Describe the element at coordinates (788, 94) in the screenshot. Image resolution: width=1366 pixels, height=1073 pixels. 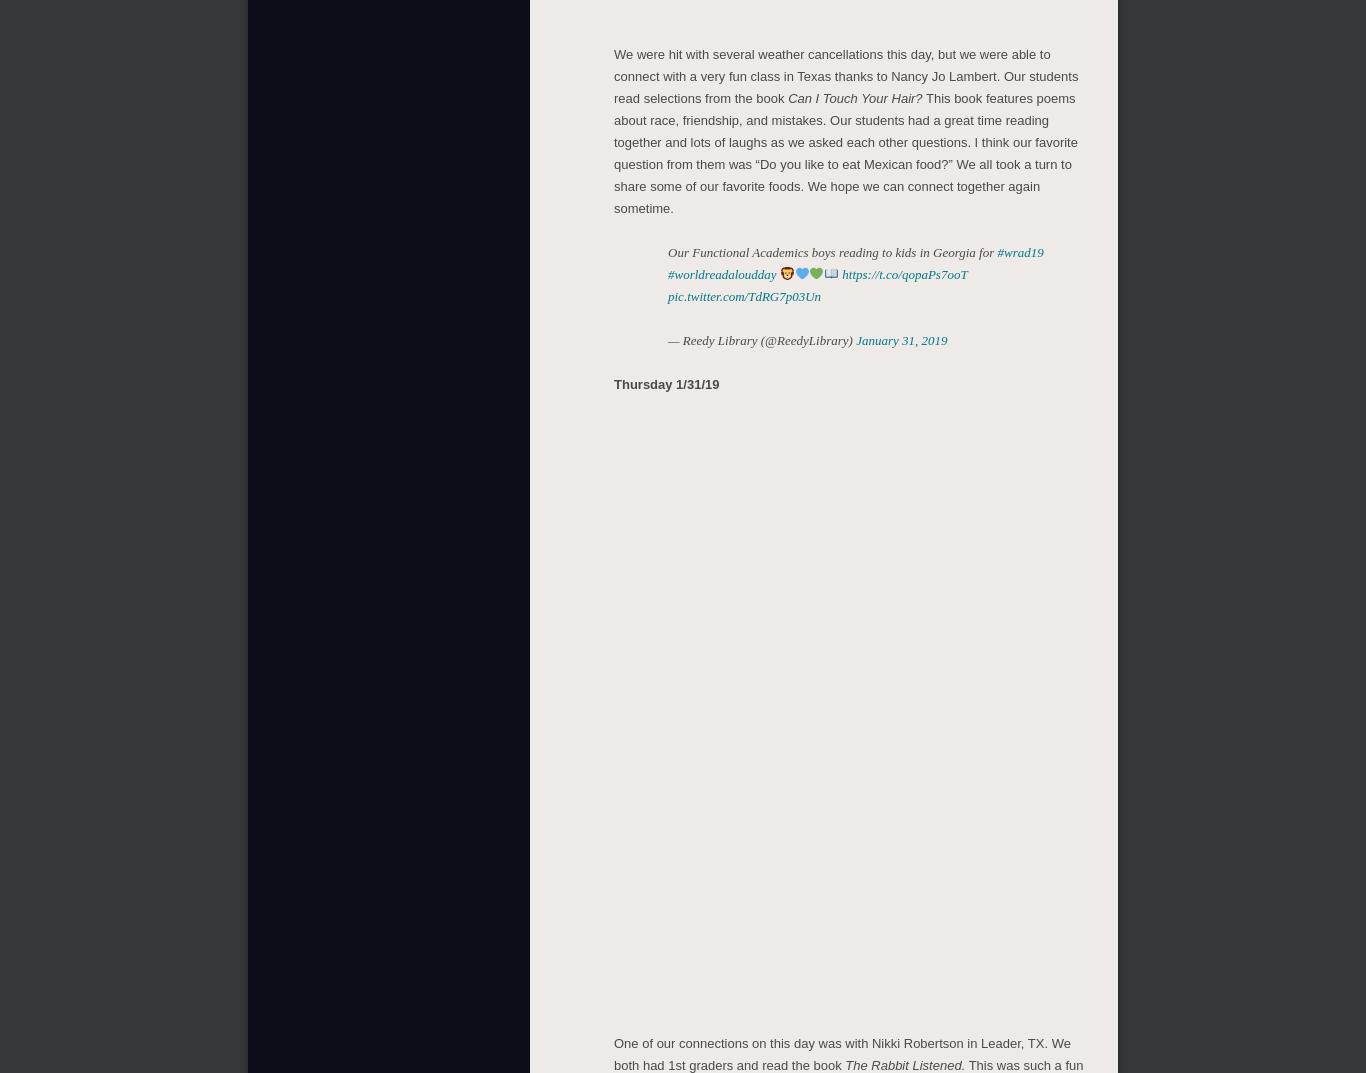
I see `'Can I Touch Your Hair?'` at that location.